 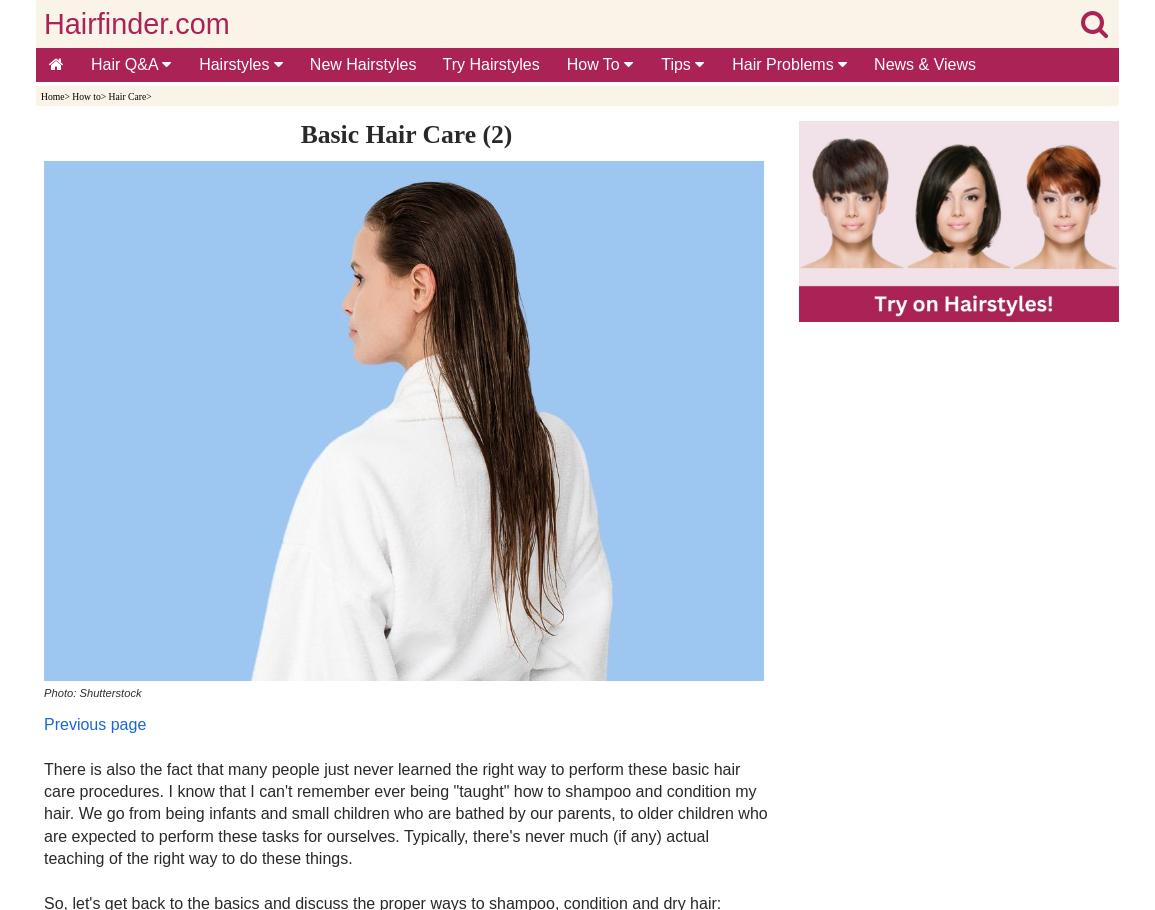 What do you see at coordinates (676, 64) in the screenshot?
I see `'Tips'` at bounding box center [676, 64].